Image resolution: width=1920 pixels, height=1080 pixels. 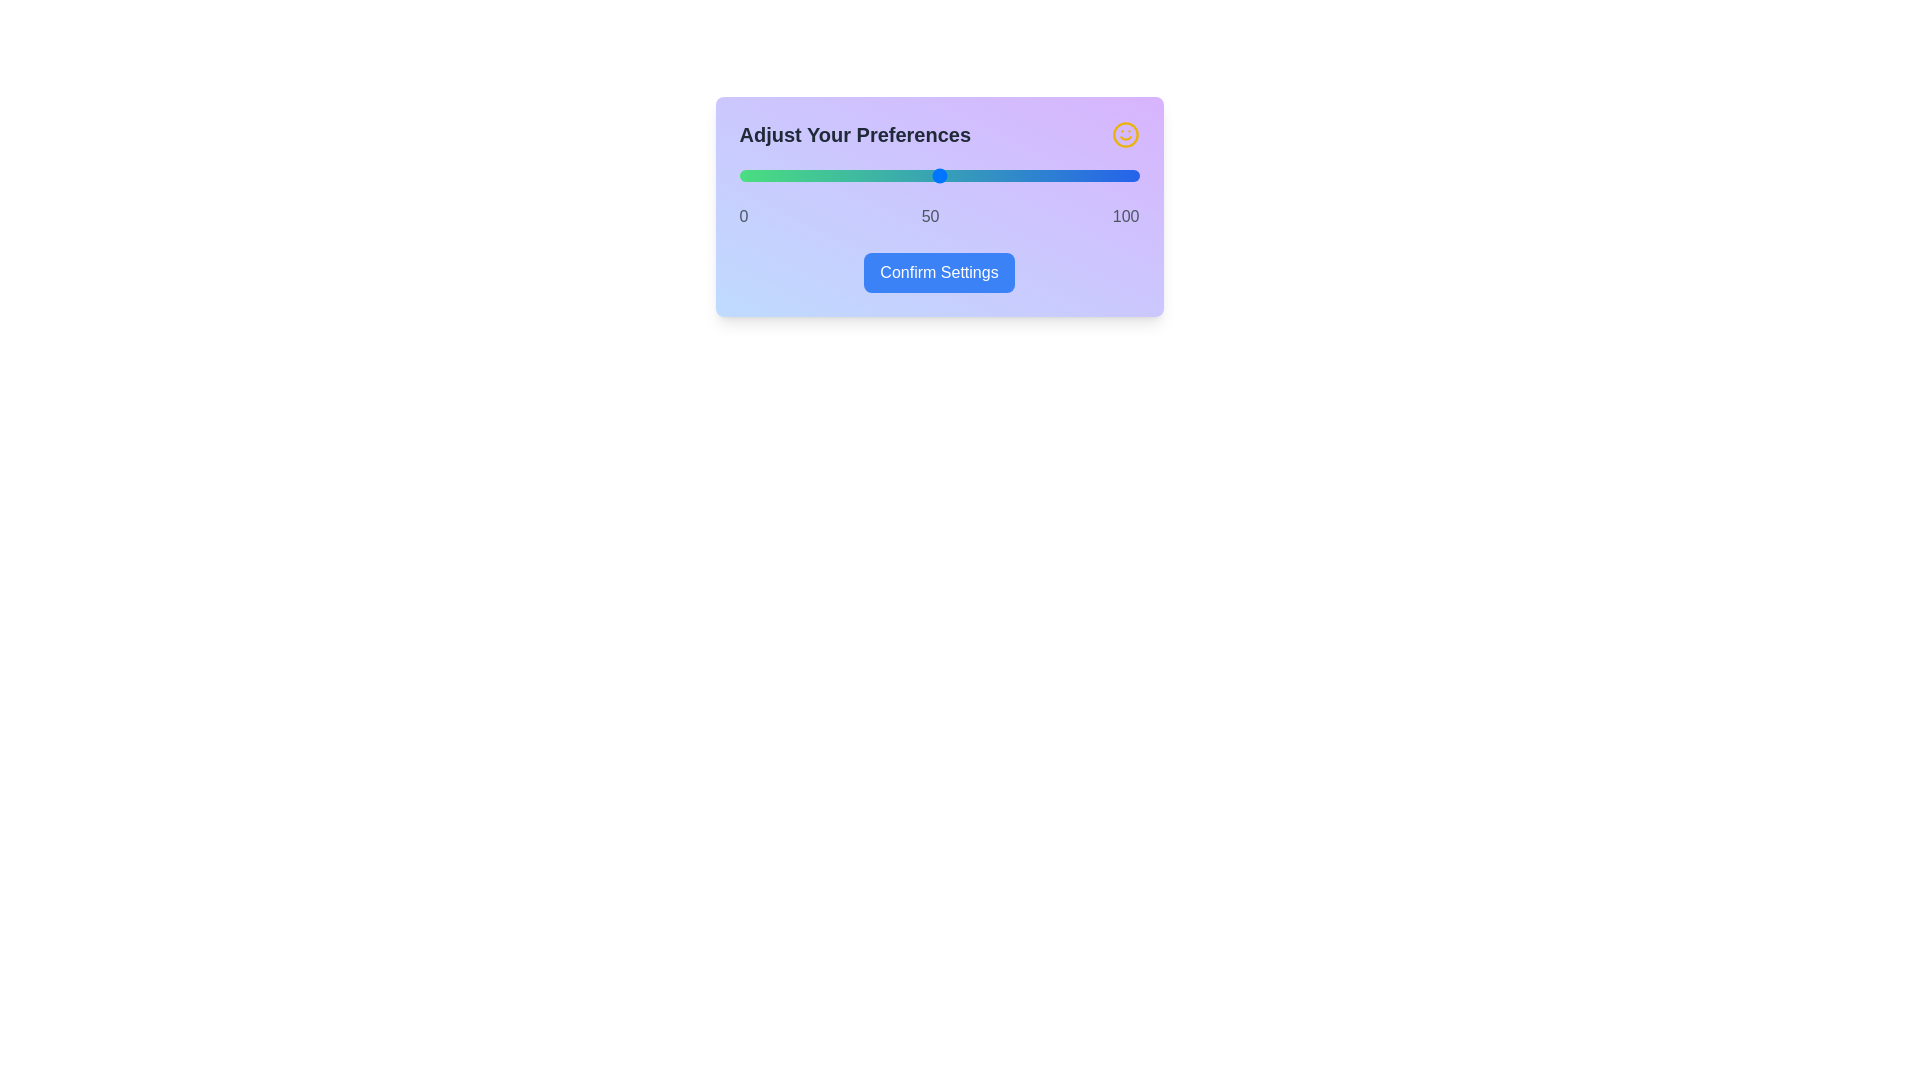 What do you see at coordinates (847, 175) in the screenshot?
I see `the slider to set the value to 27` at bounding box center [847, 175].